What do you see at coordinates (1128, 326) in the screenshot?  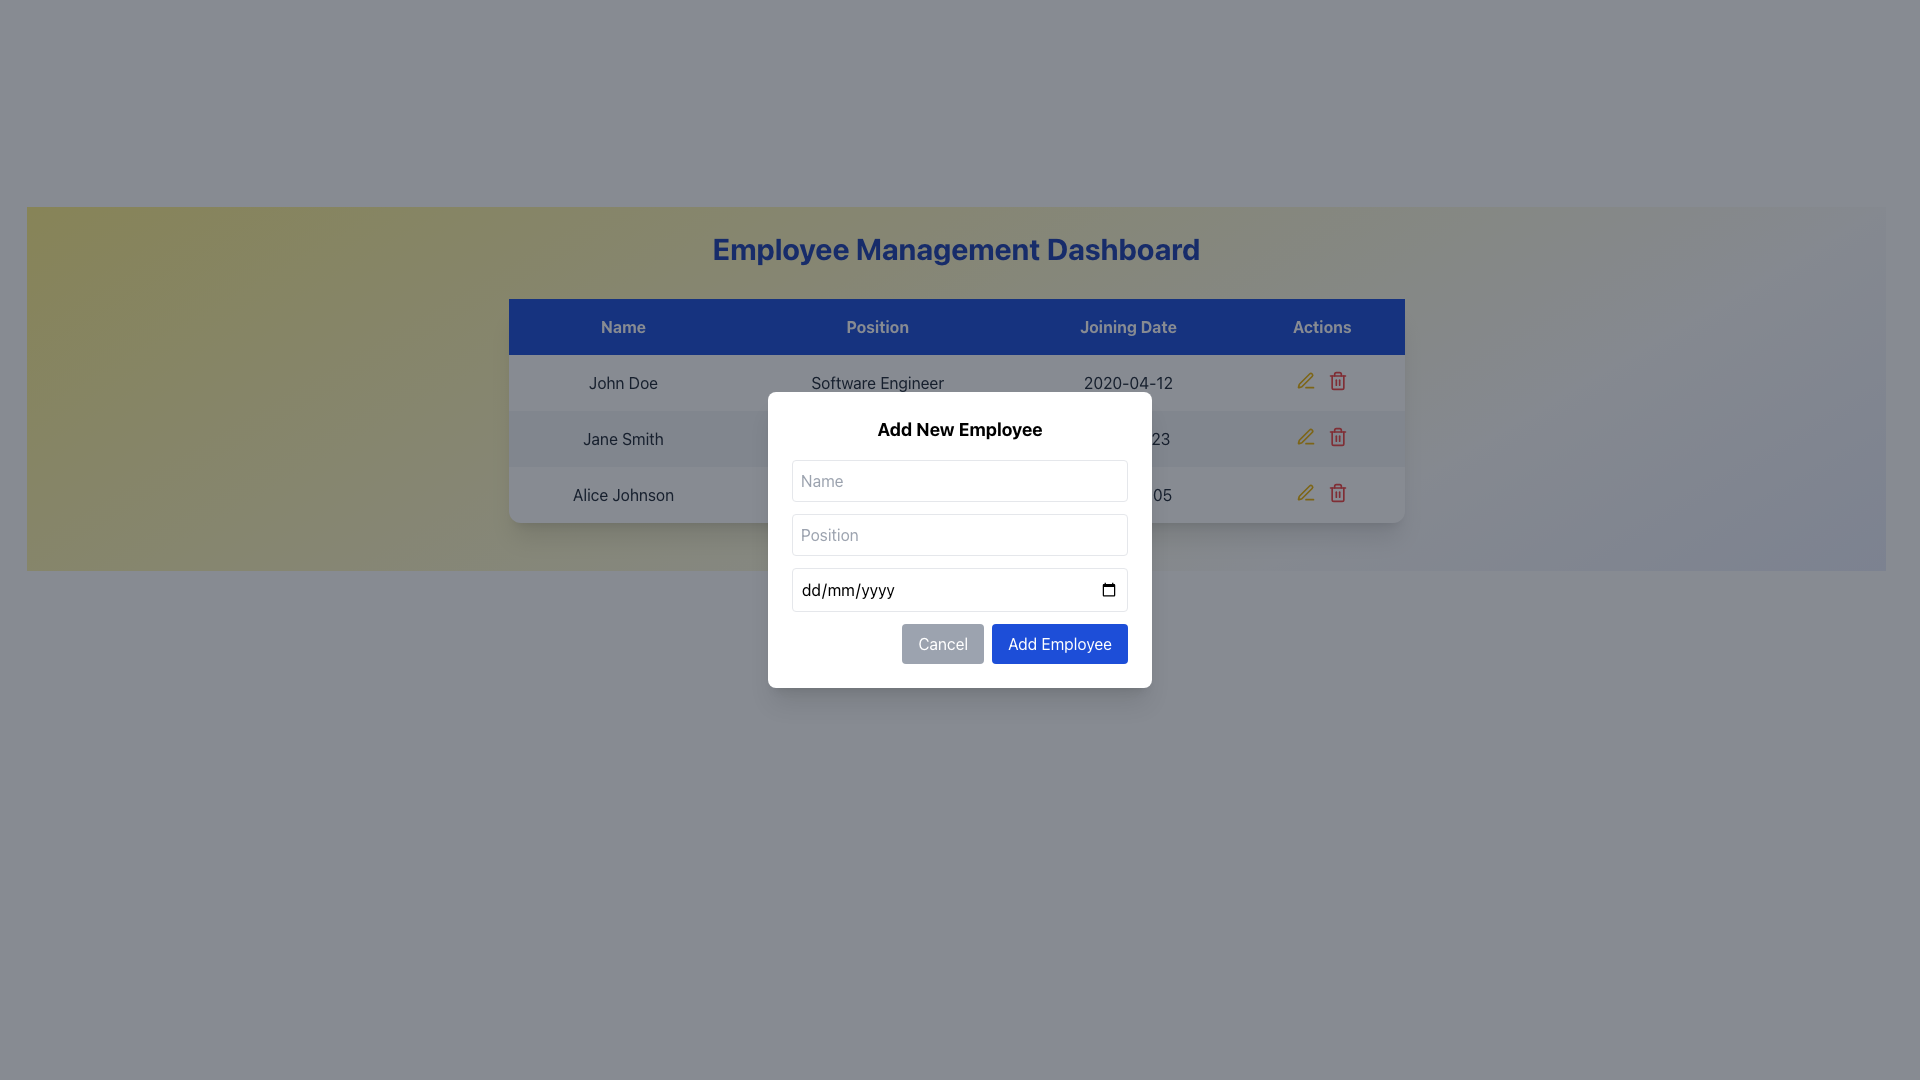 I see `the 'Joining Date' text label in the header row of the table, which indicates the column for joining dates and is positioned between the 'Position' and 'Actions' elements` at bounding box center [1128, 326].